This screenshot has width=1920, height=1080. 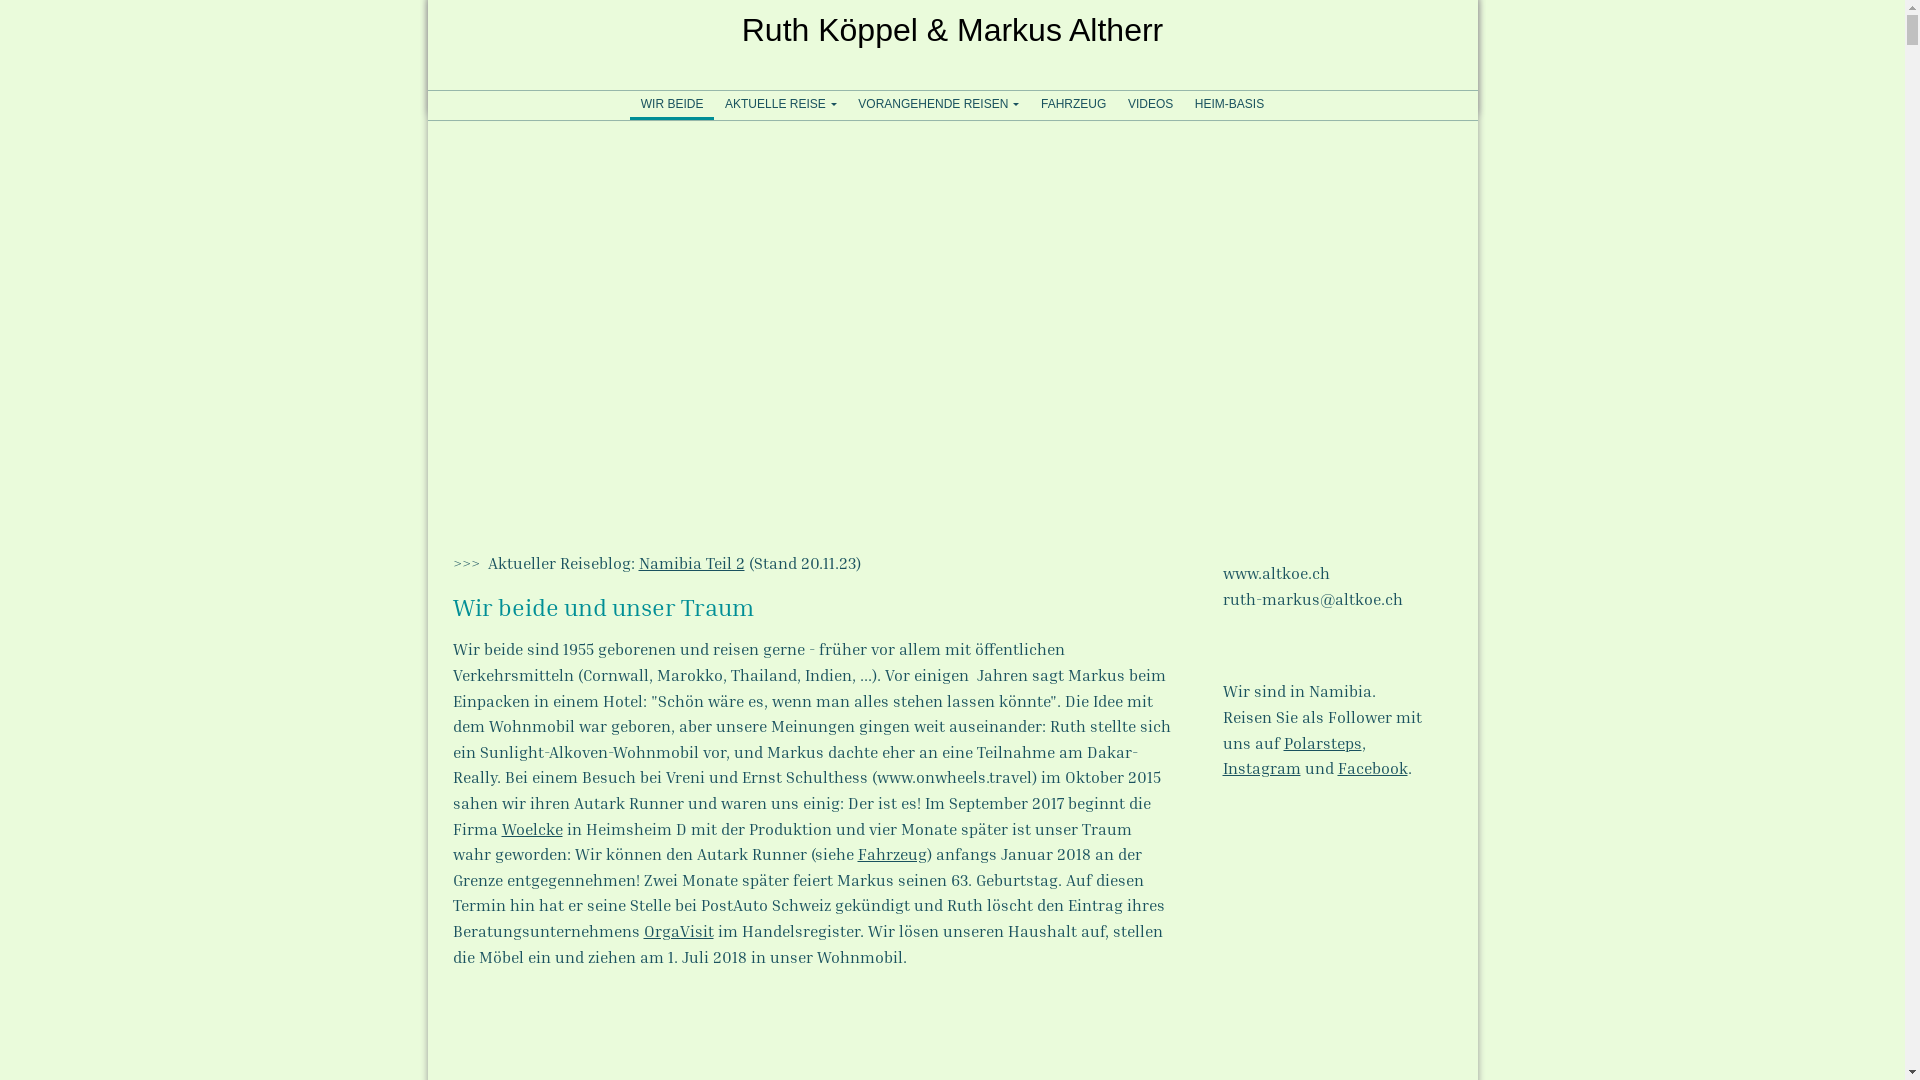 I want to click on 'HEIM-BASIS', so click(x=1184, y=104).